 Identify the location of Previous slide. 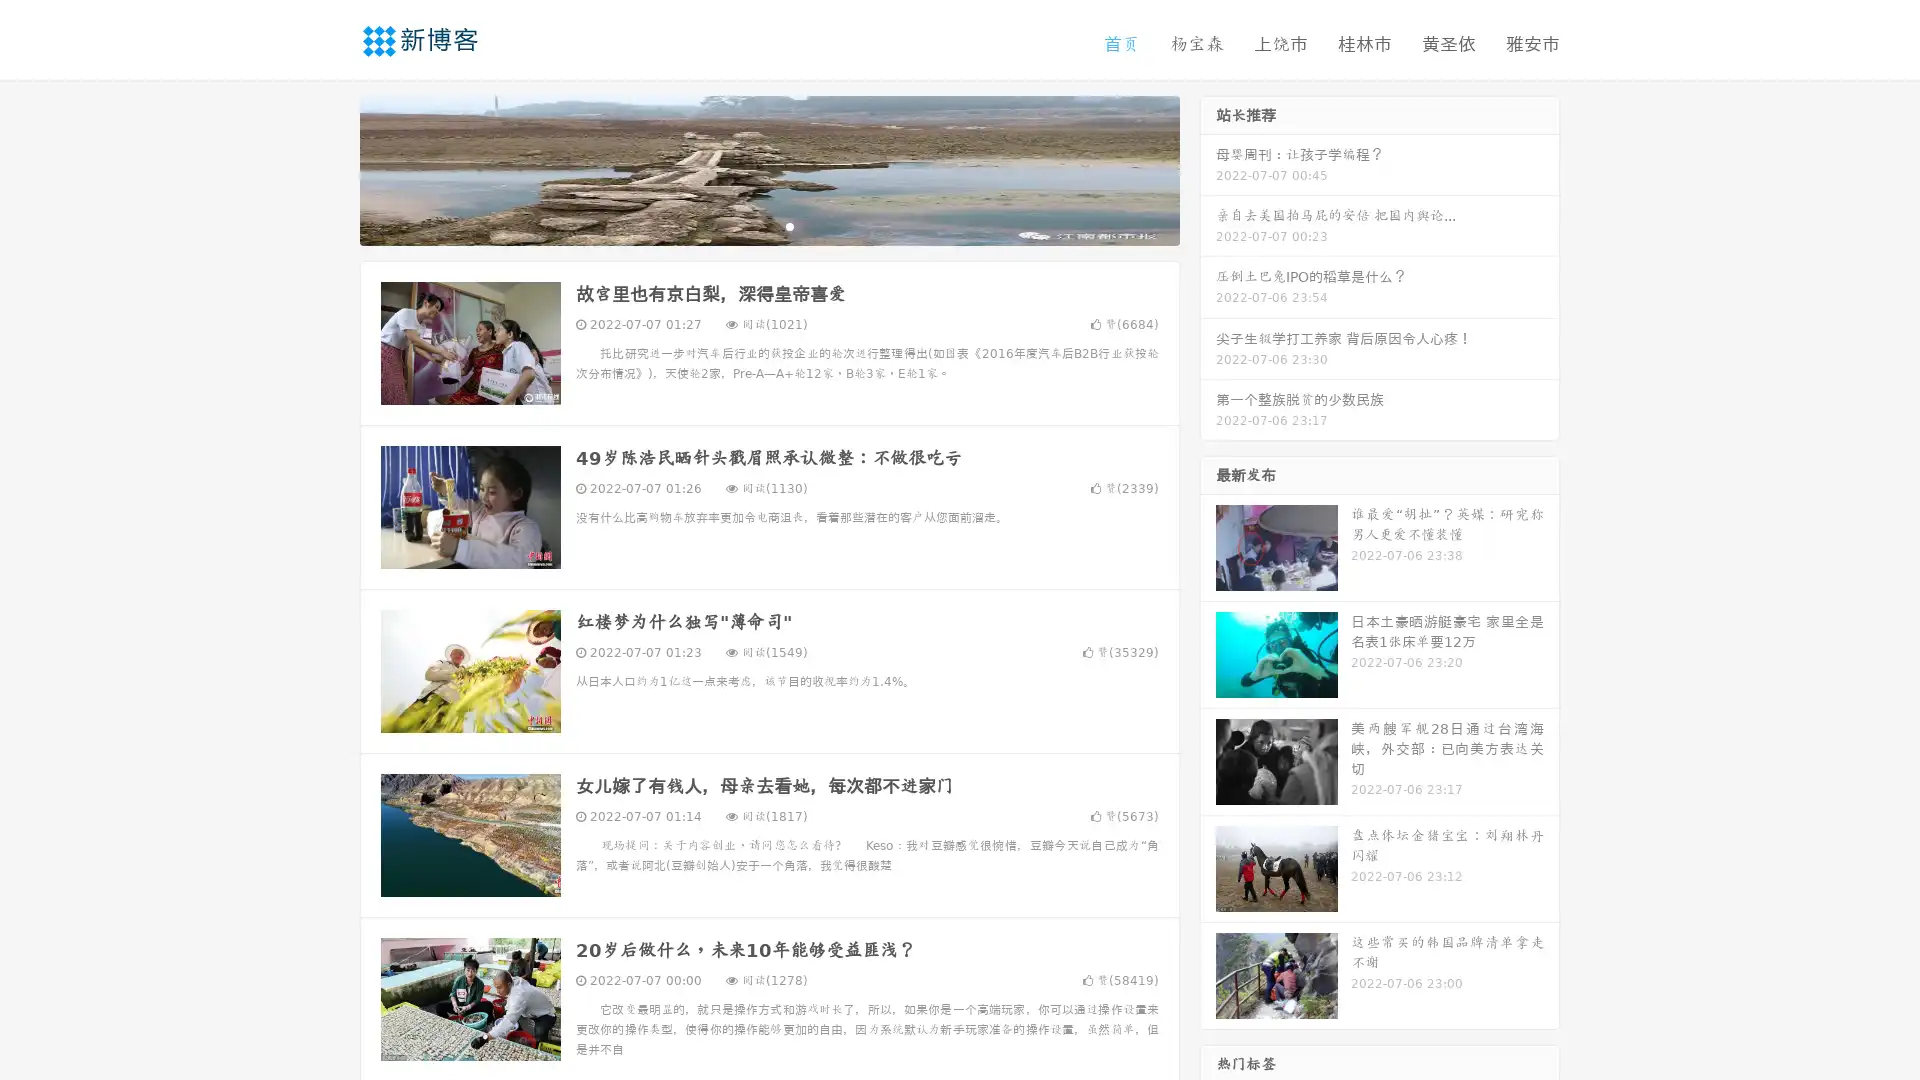
(330, 168).